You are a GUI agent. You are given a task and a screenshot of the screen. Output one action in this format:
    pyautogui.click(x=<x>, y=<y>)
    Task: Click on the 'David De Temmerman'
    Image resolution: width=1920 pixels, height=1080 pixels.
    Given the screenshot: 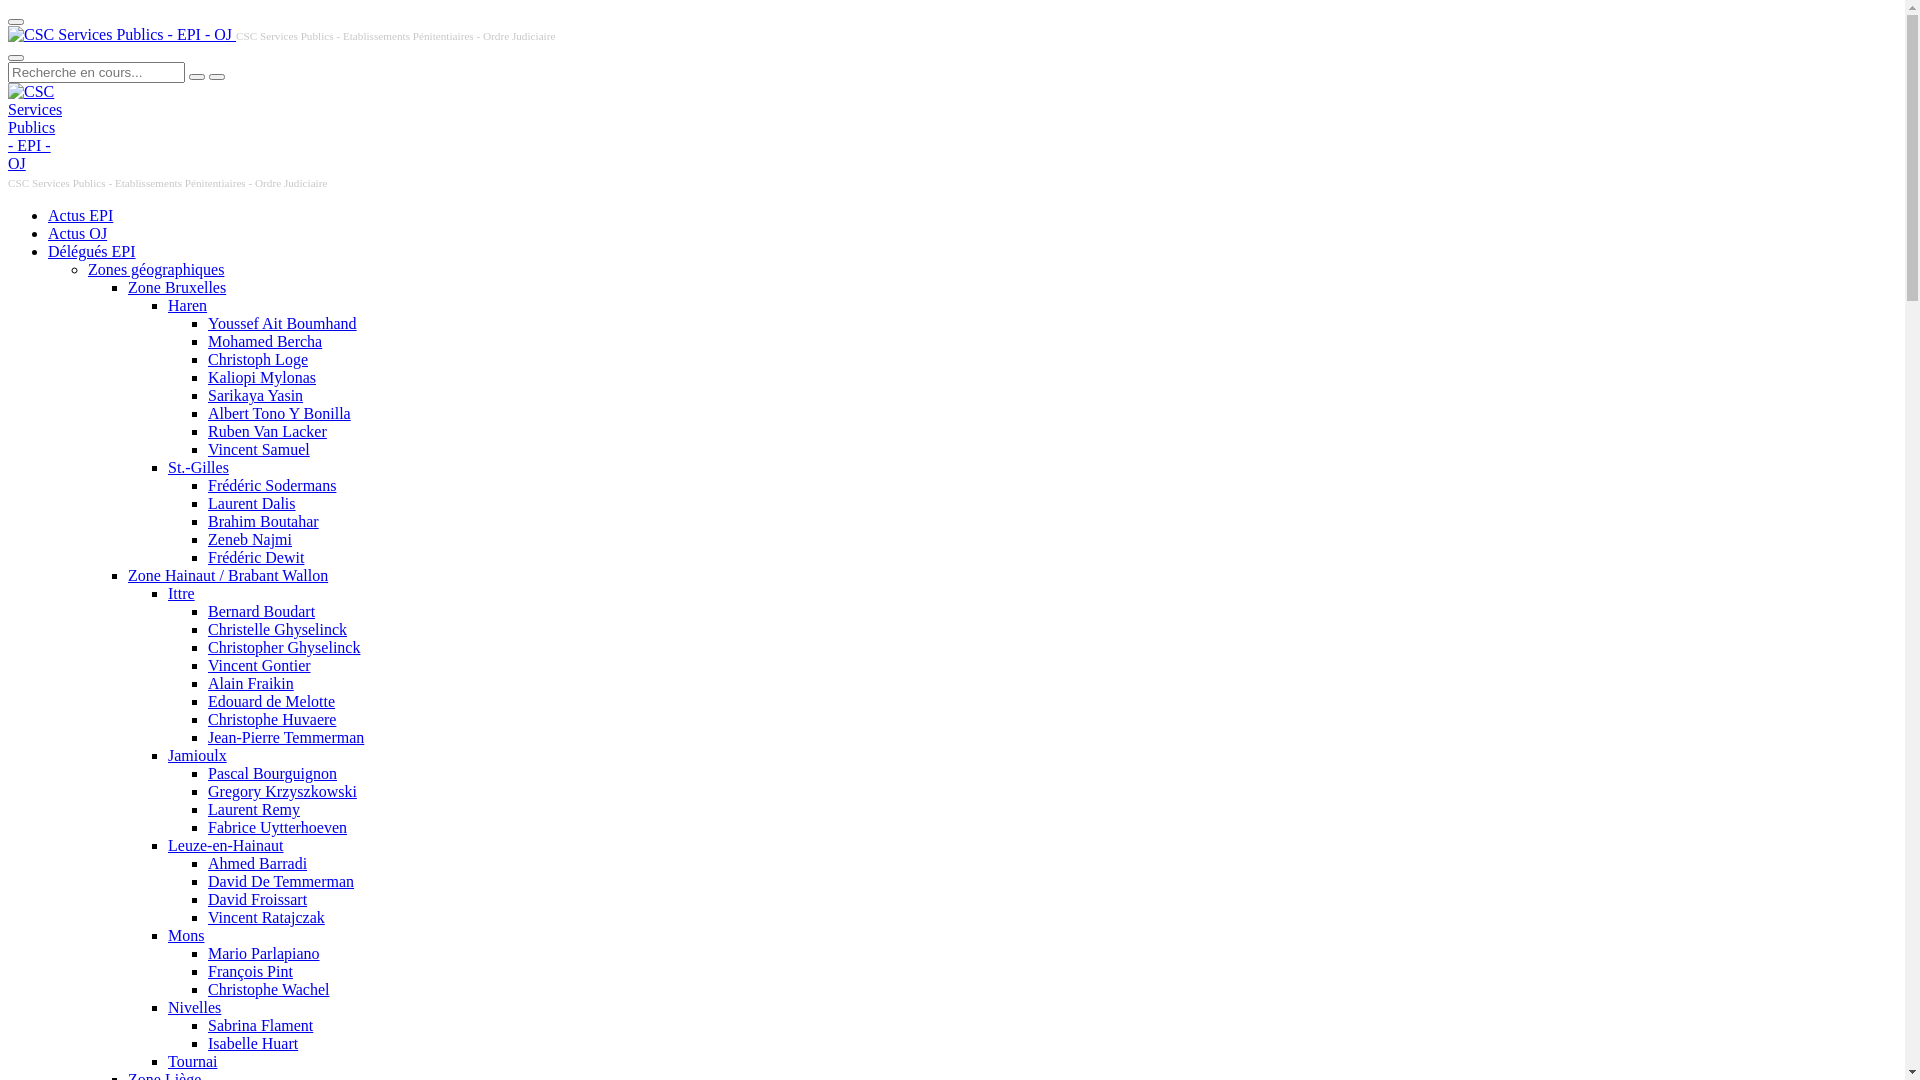 What is the action you would take?
    pyautogui.click(x=280, y=880)
    